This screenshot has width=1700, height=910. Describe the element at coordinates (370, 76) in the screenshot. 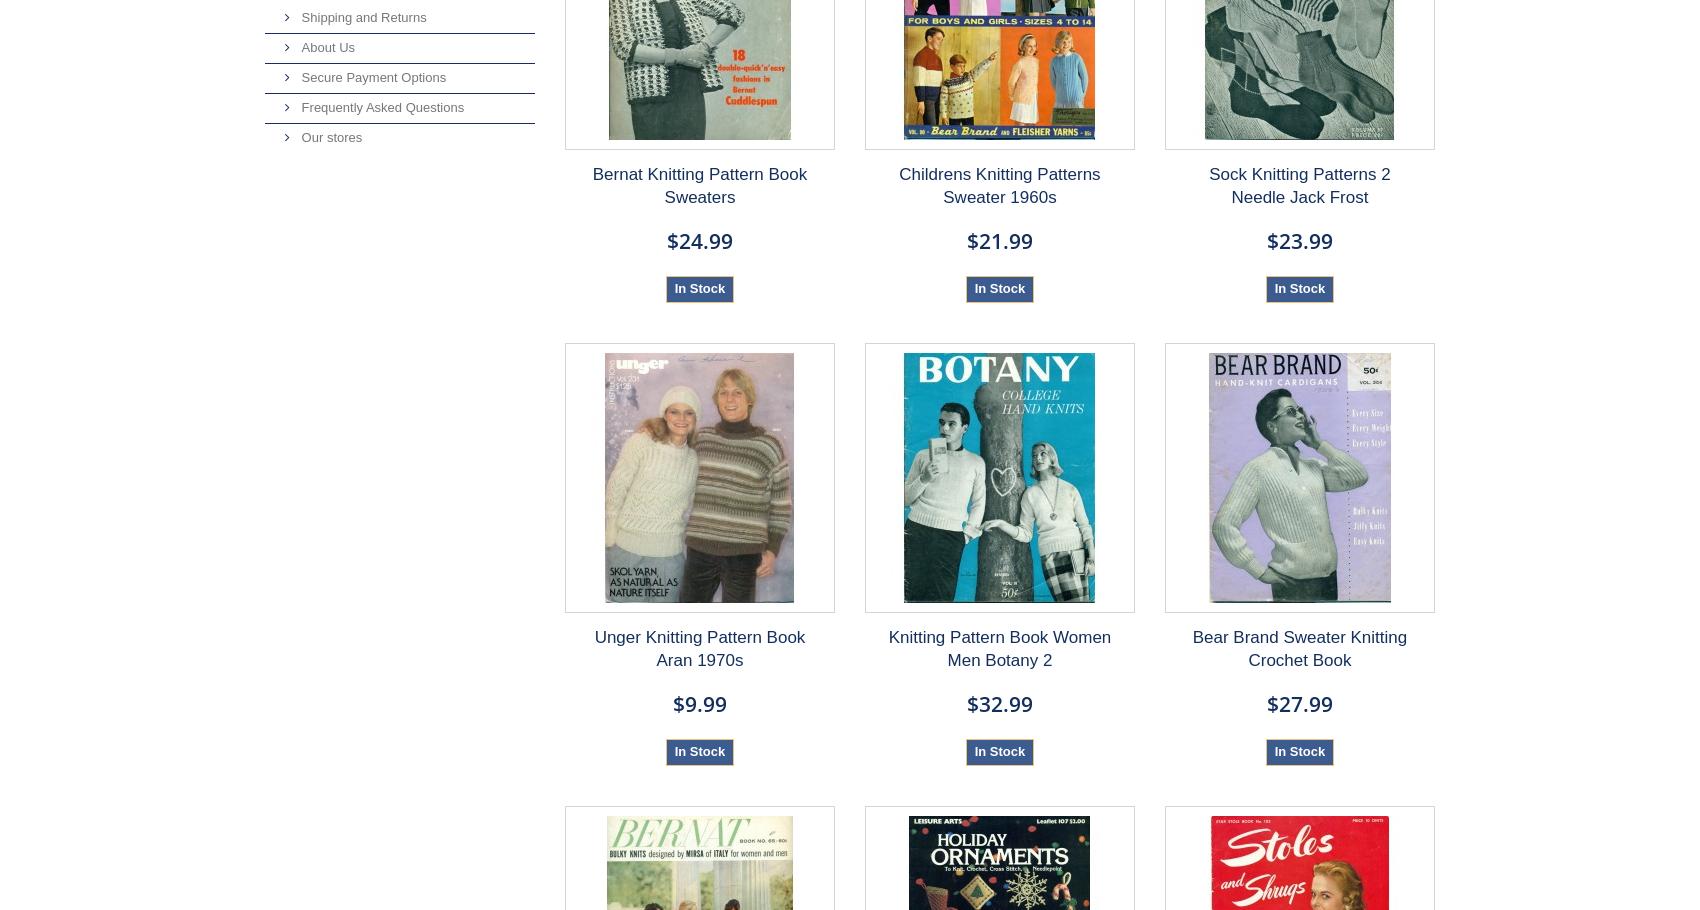

I see `'Secure Payment Options'` at that location.